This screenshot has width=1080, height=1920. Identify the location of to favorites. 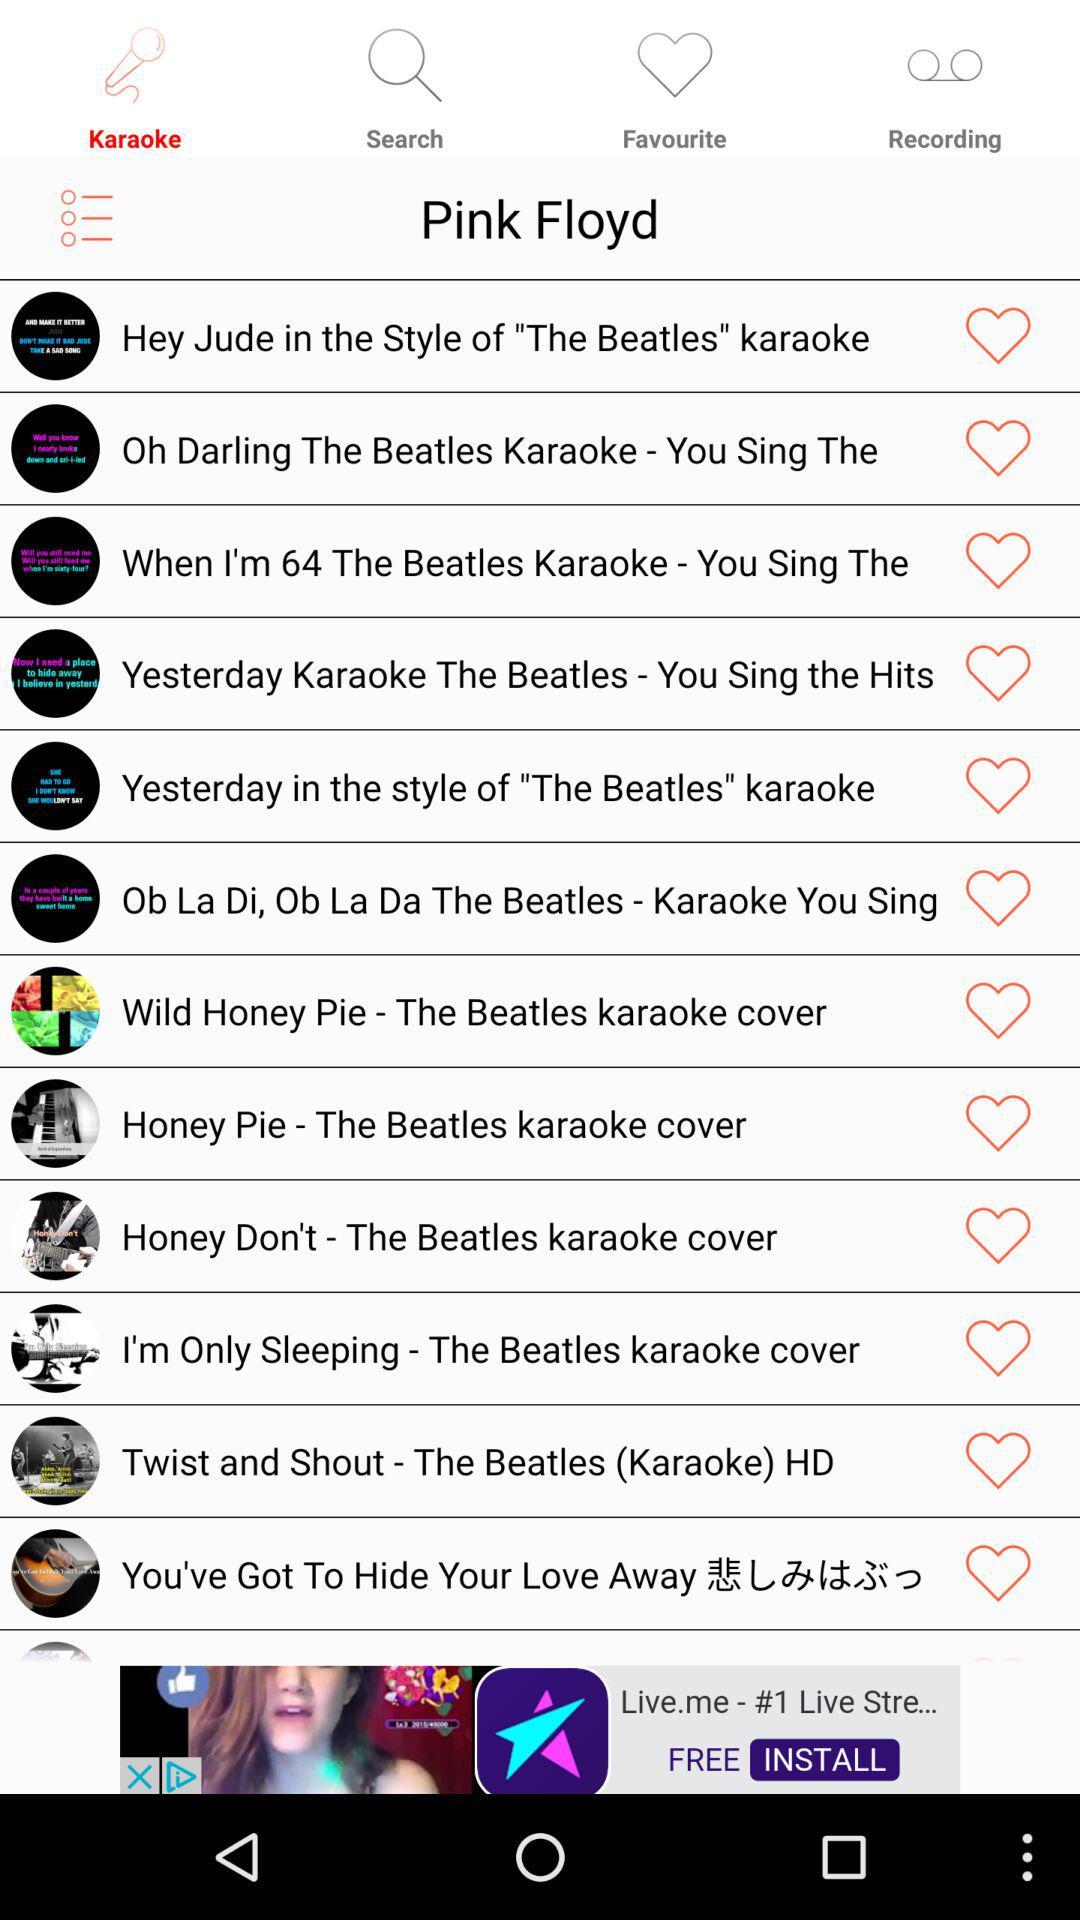
(998, 1572).